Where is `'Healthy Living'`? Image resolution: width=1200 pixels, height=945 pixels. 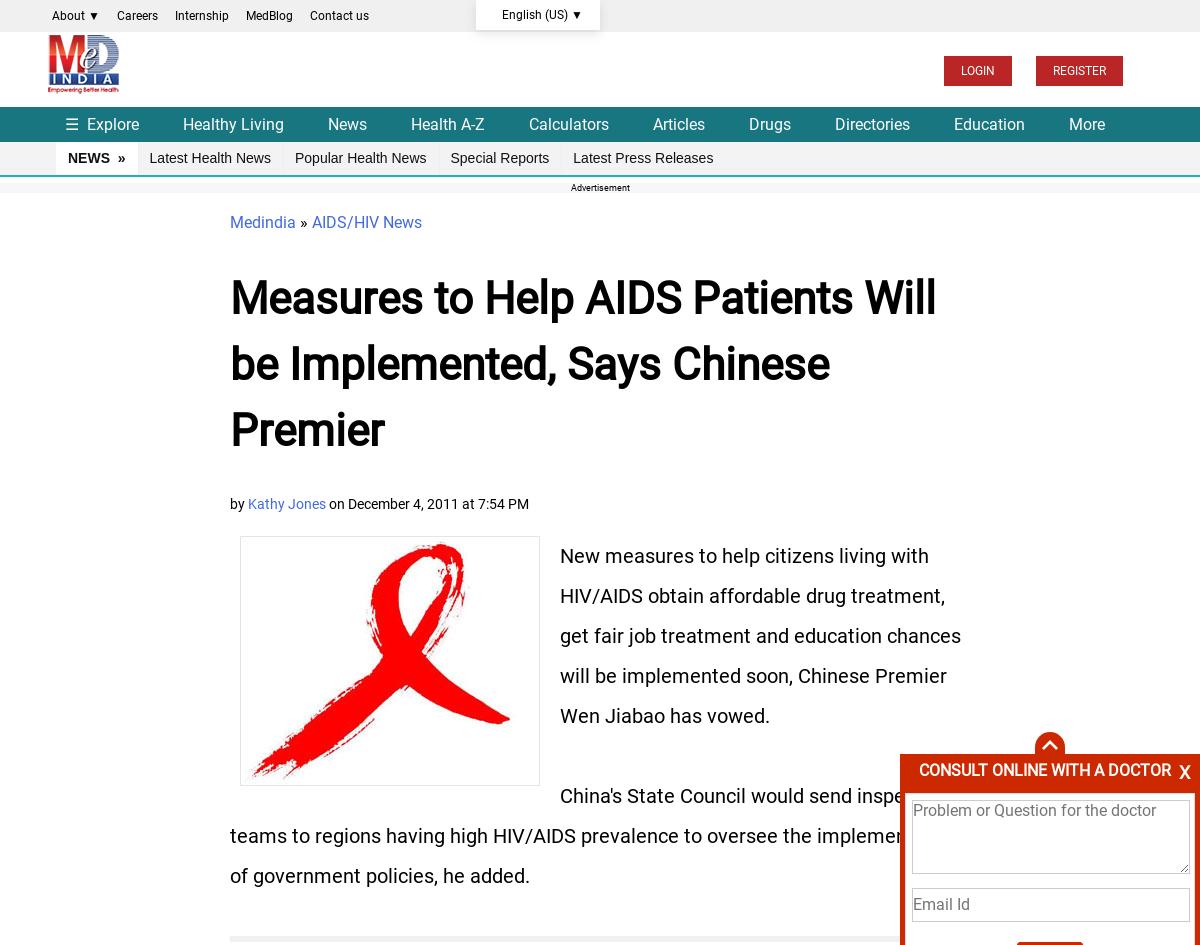 'Healthy Living' is located at coordinates (232, 122).